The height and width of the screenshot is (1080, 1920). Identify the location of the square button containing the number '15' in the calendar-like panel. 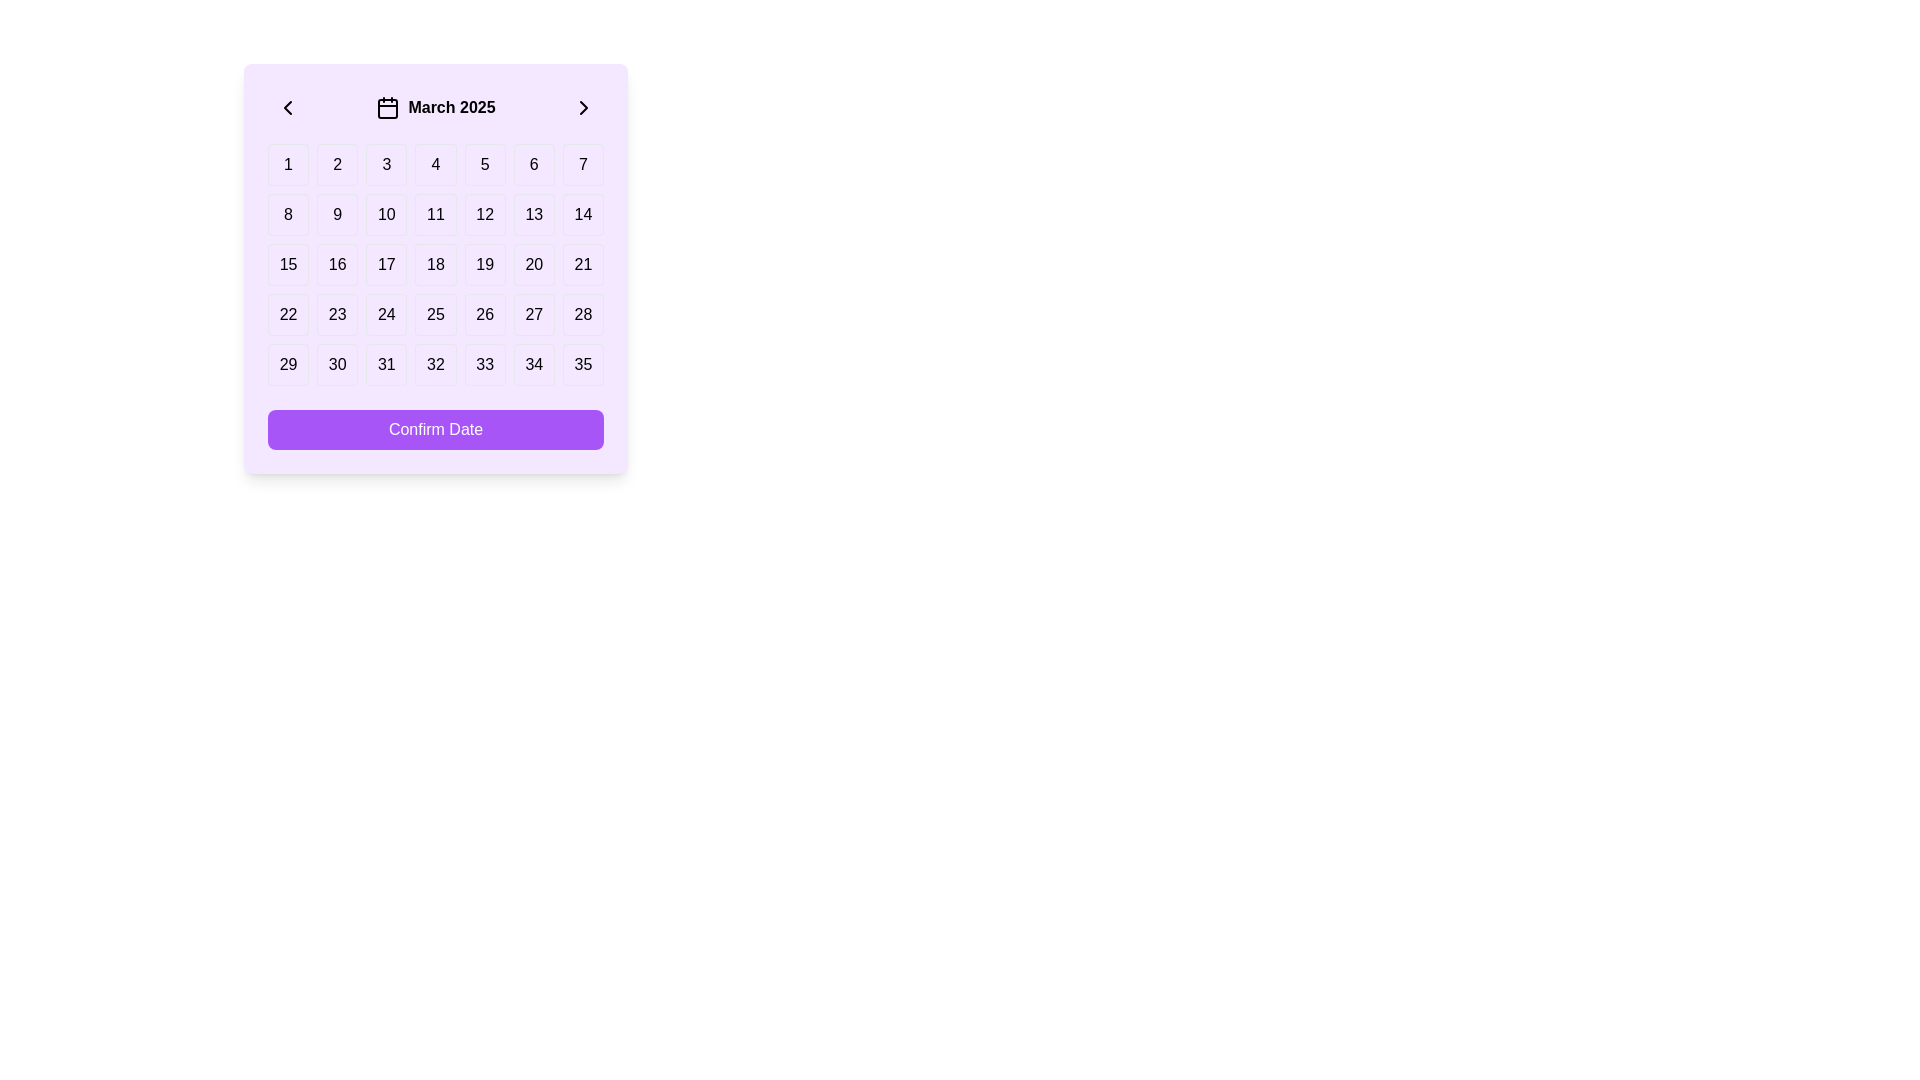
(287, 264).